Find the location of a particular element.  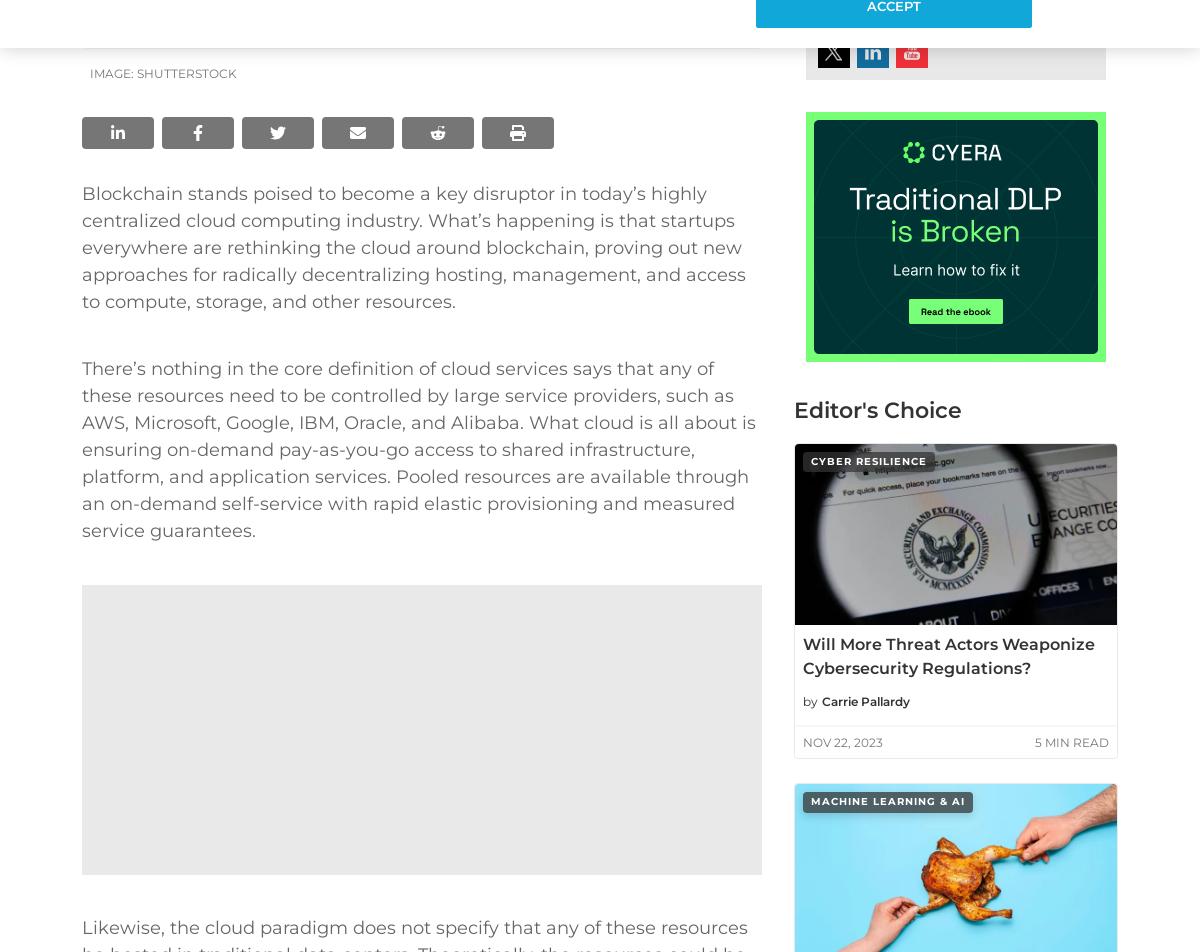

'5 Min' is located at coordinates (1051, 742).